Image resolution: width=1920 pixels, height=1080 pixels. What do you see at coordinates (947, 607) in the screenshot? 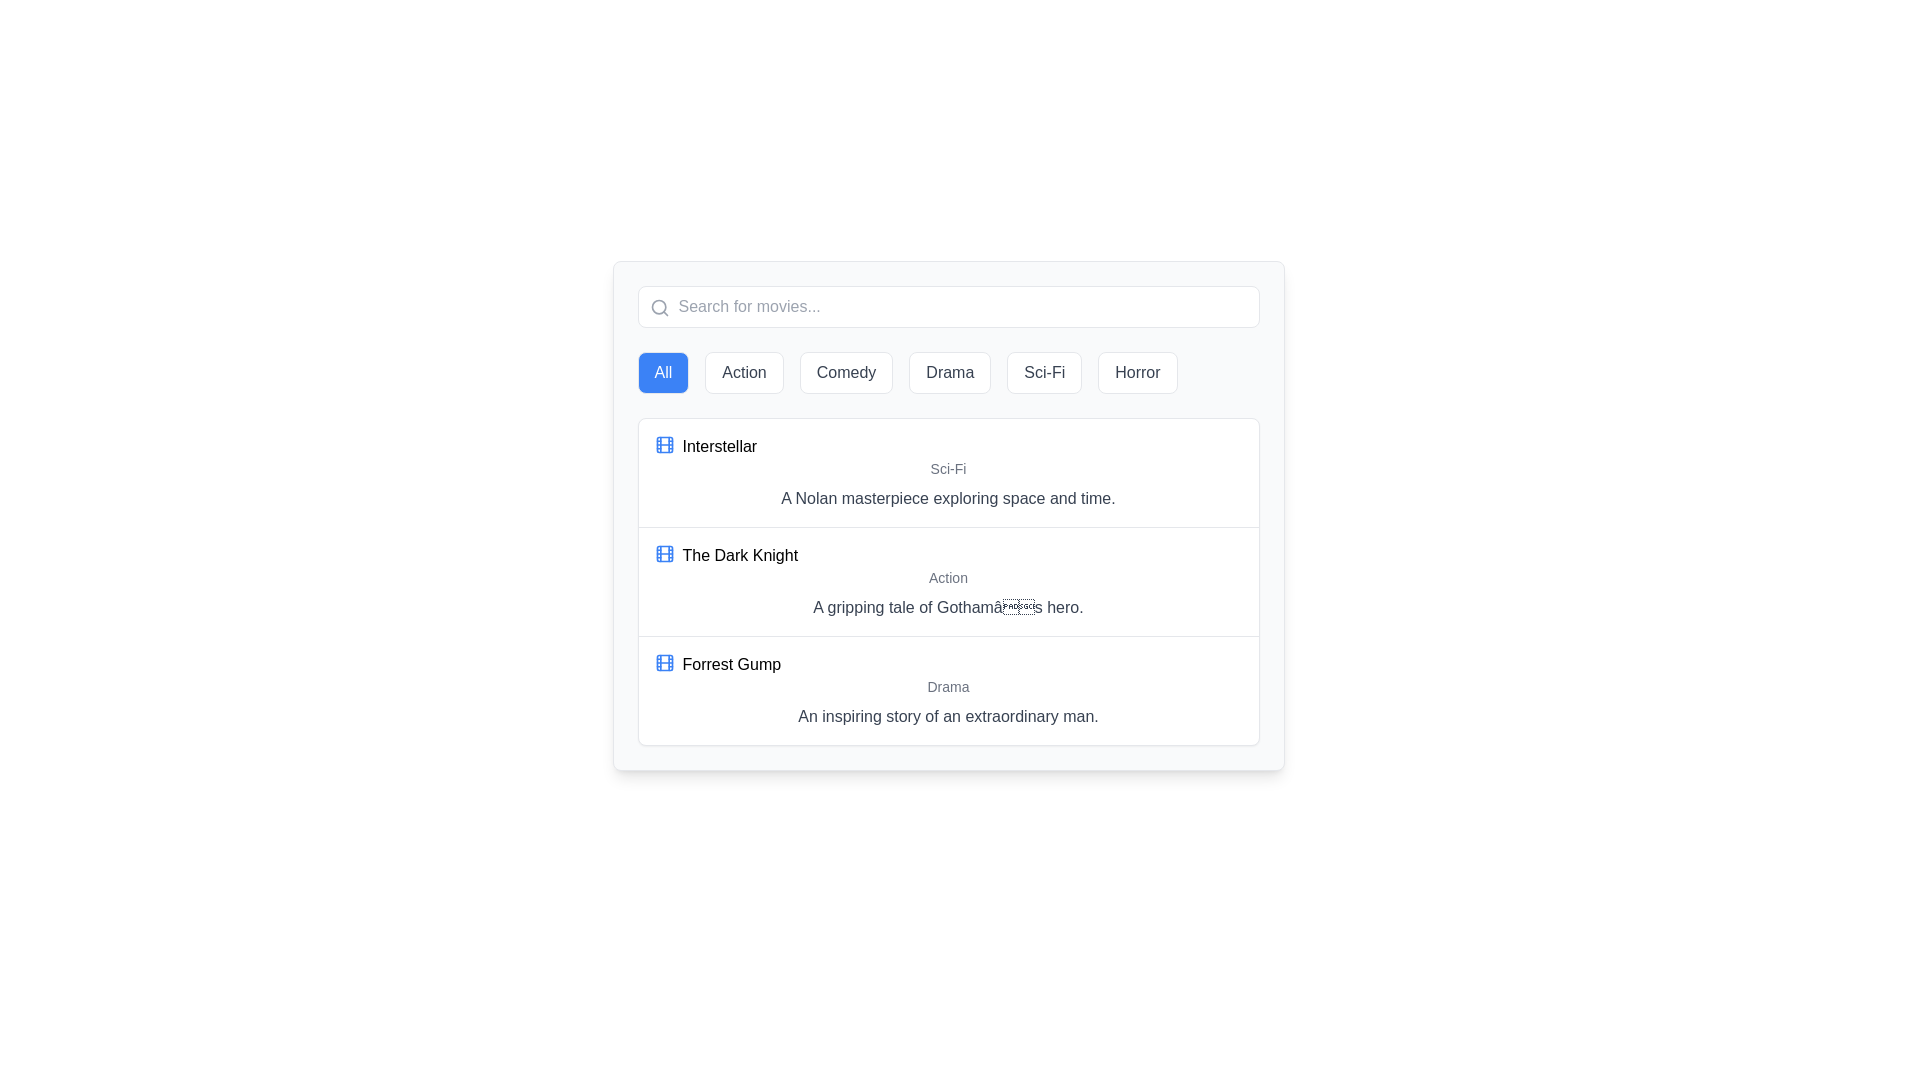
I see `the descriptive text label providing additional information about the movie 'The Dark Knight', which is located below the title and genre information in the movie entry section` at bounding box center [947, 607].